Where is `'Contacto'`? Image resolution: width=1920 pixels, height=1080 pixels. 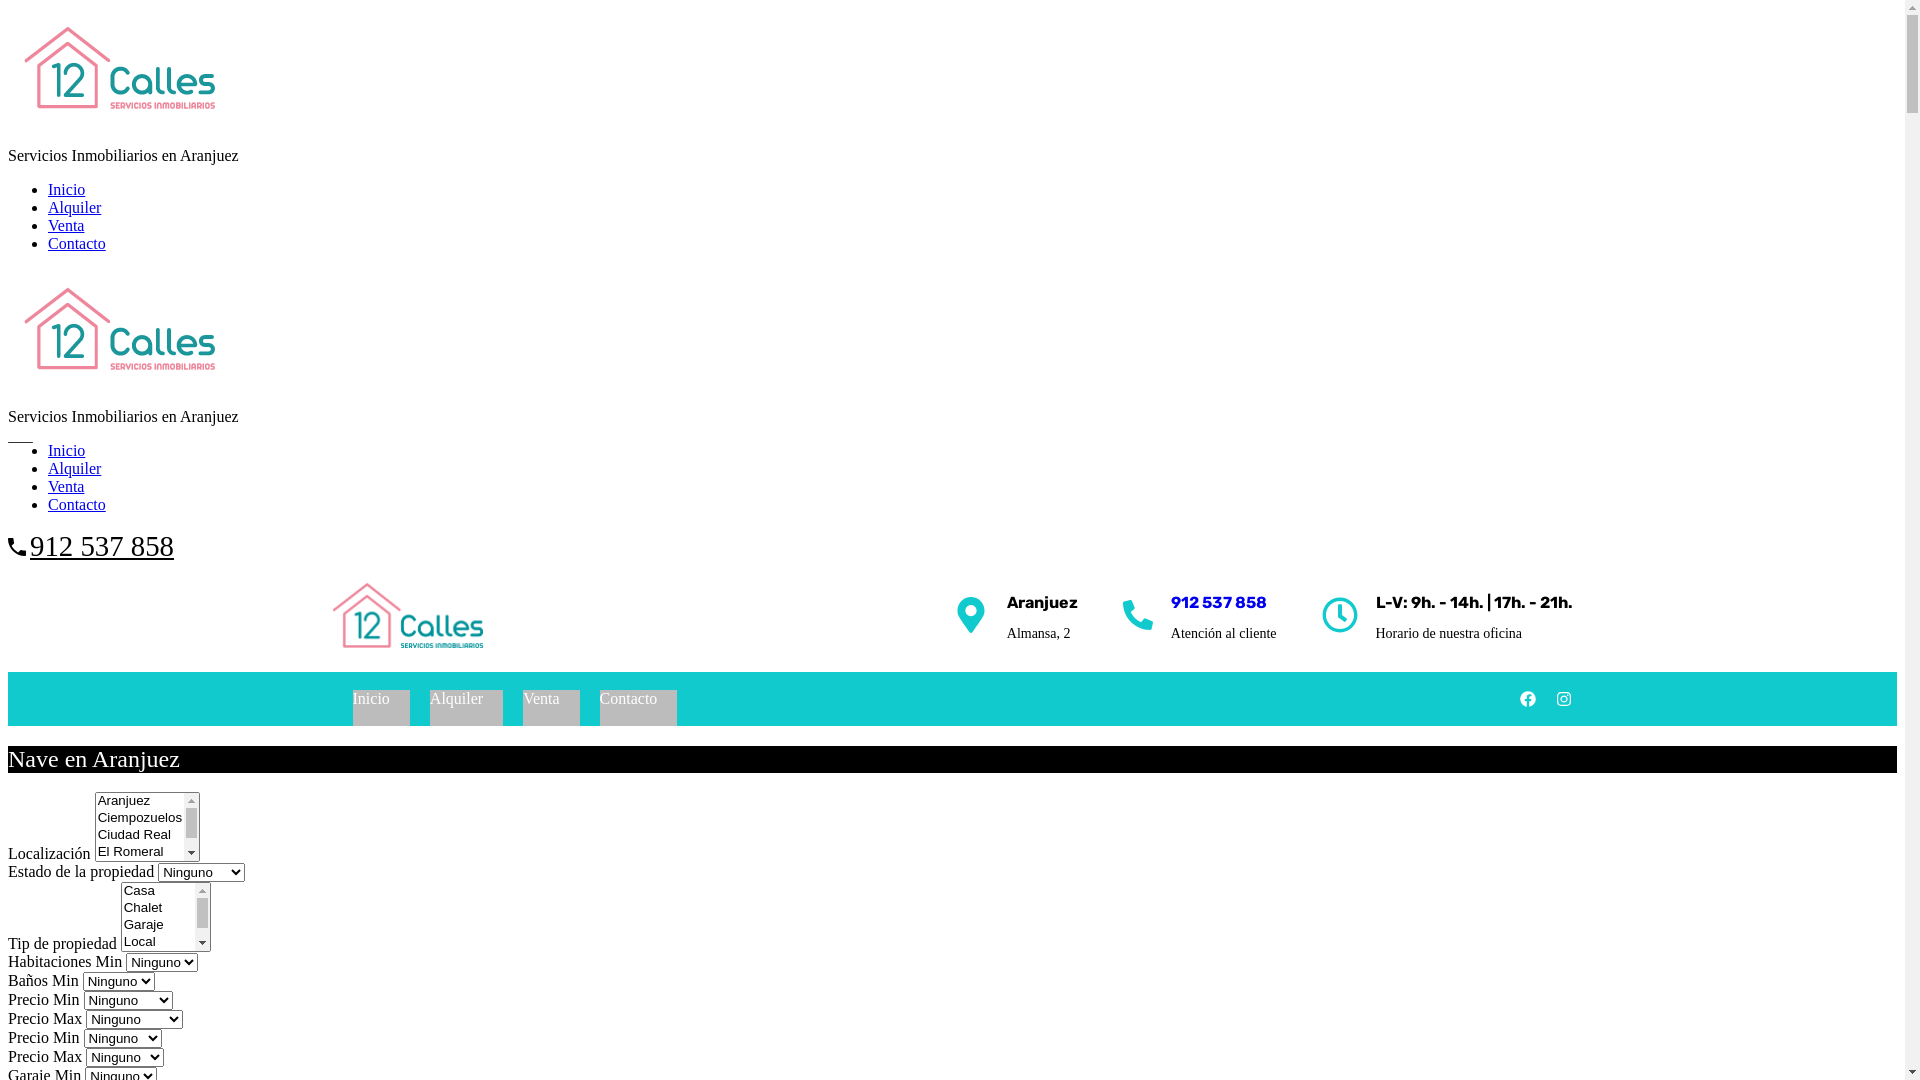 'Contacto' is located at coordinates (76, 503).